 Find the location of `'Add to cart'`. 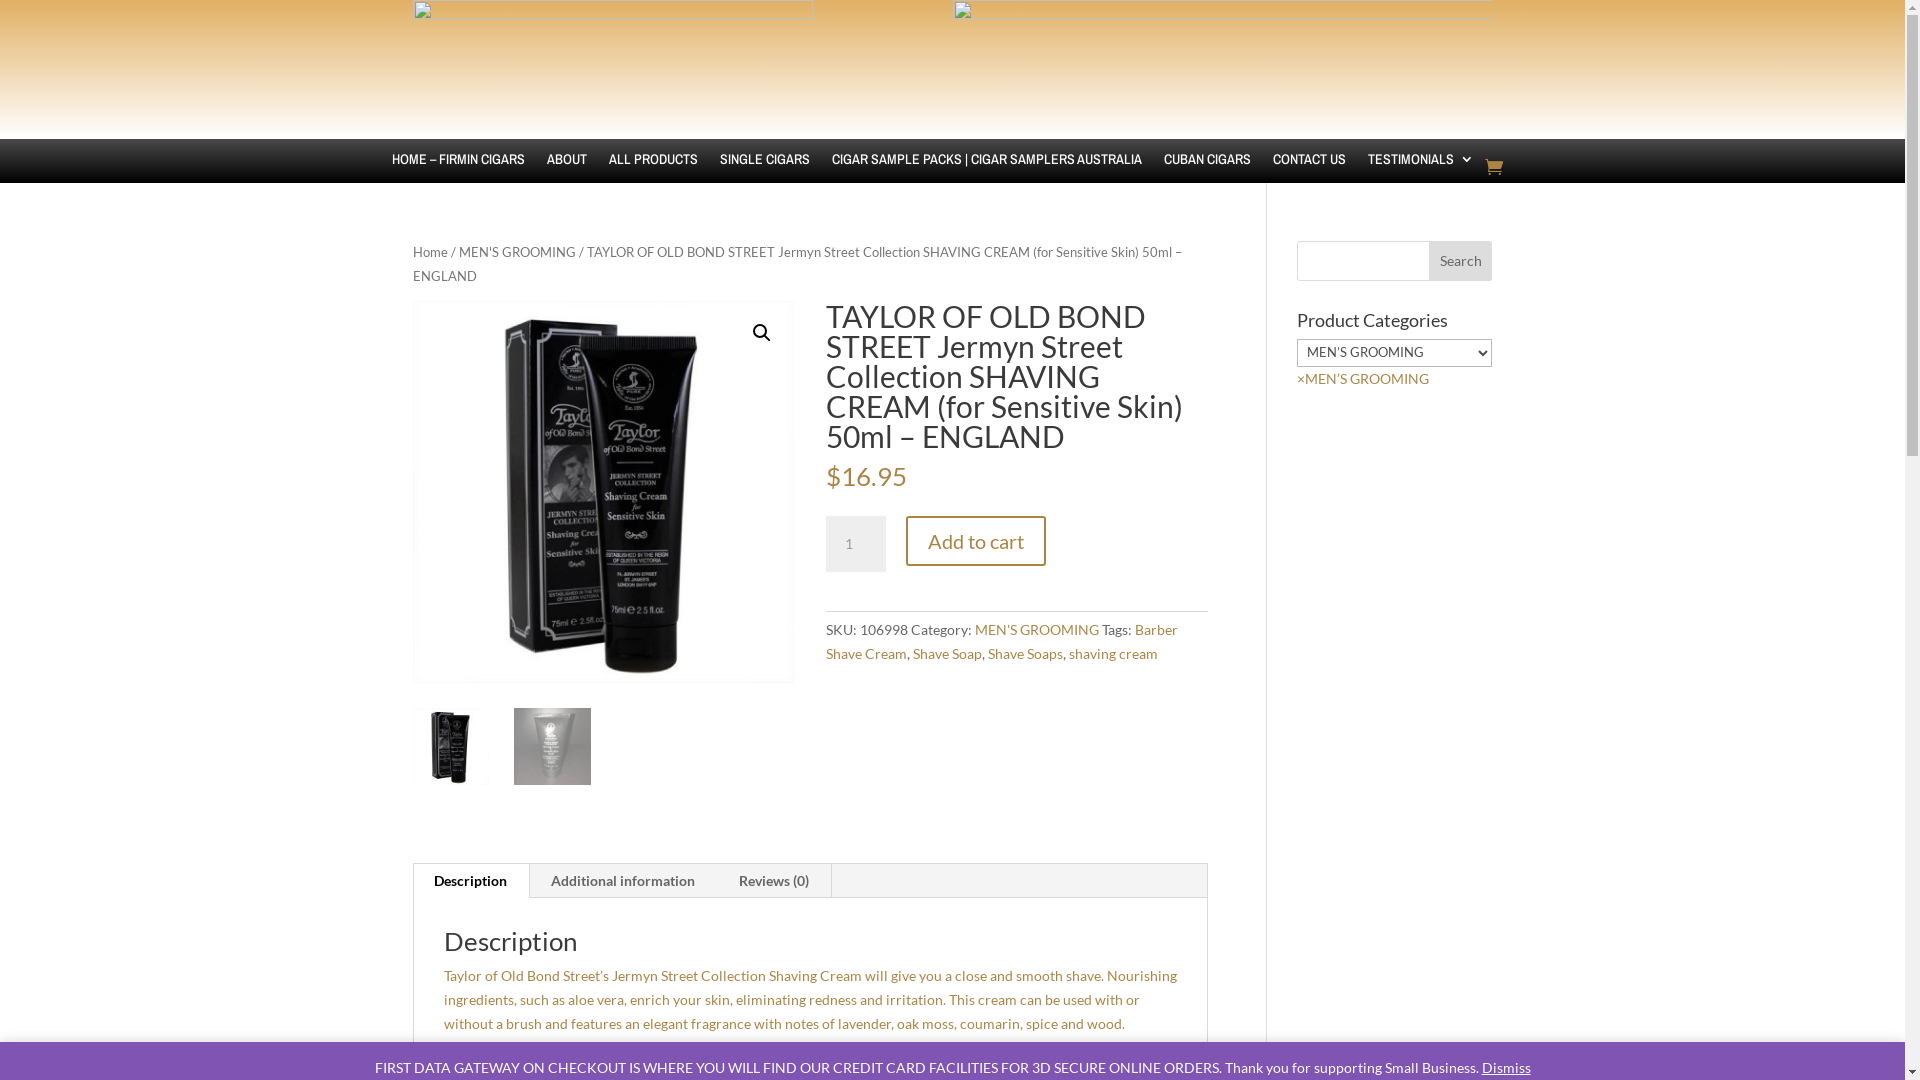

'Add to cart' is located at coordinates (975, 540).